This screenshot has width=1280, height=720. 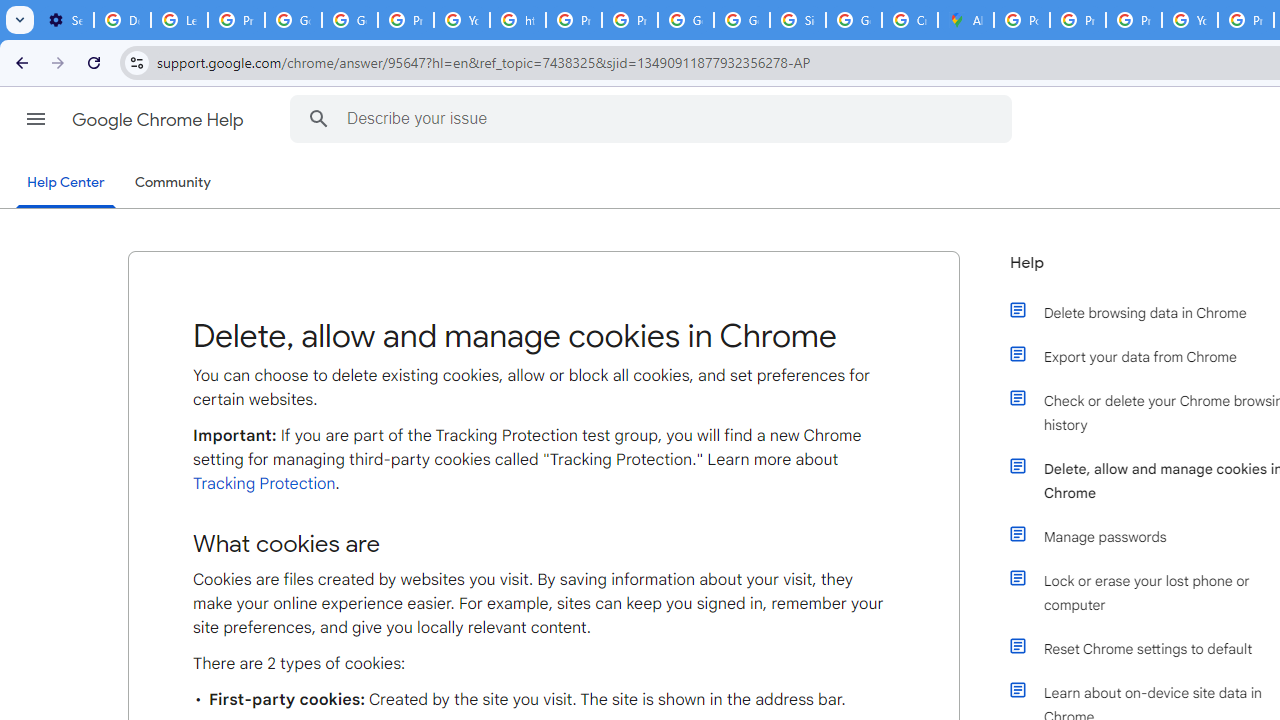 I want to click on 'Main menu', so click(x=35, y=119).